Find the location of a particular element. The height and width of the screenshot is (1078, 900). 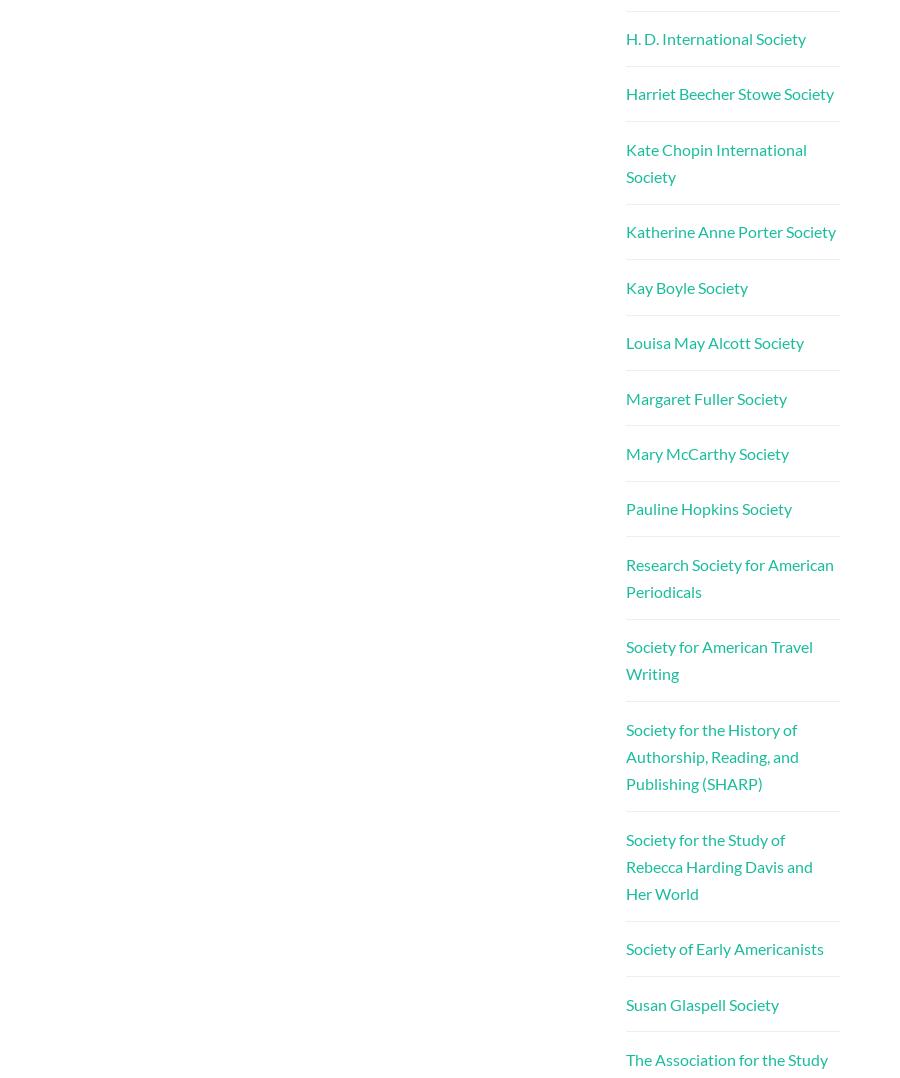

'Society for the History of Authorship, Reading, and Publishing (SHARP)' is located at coordinates (624, 756).